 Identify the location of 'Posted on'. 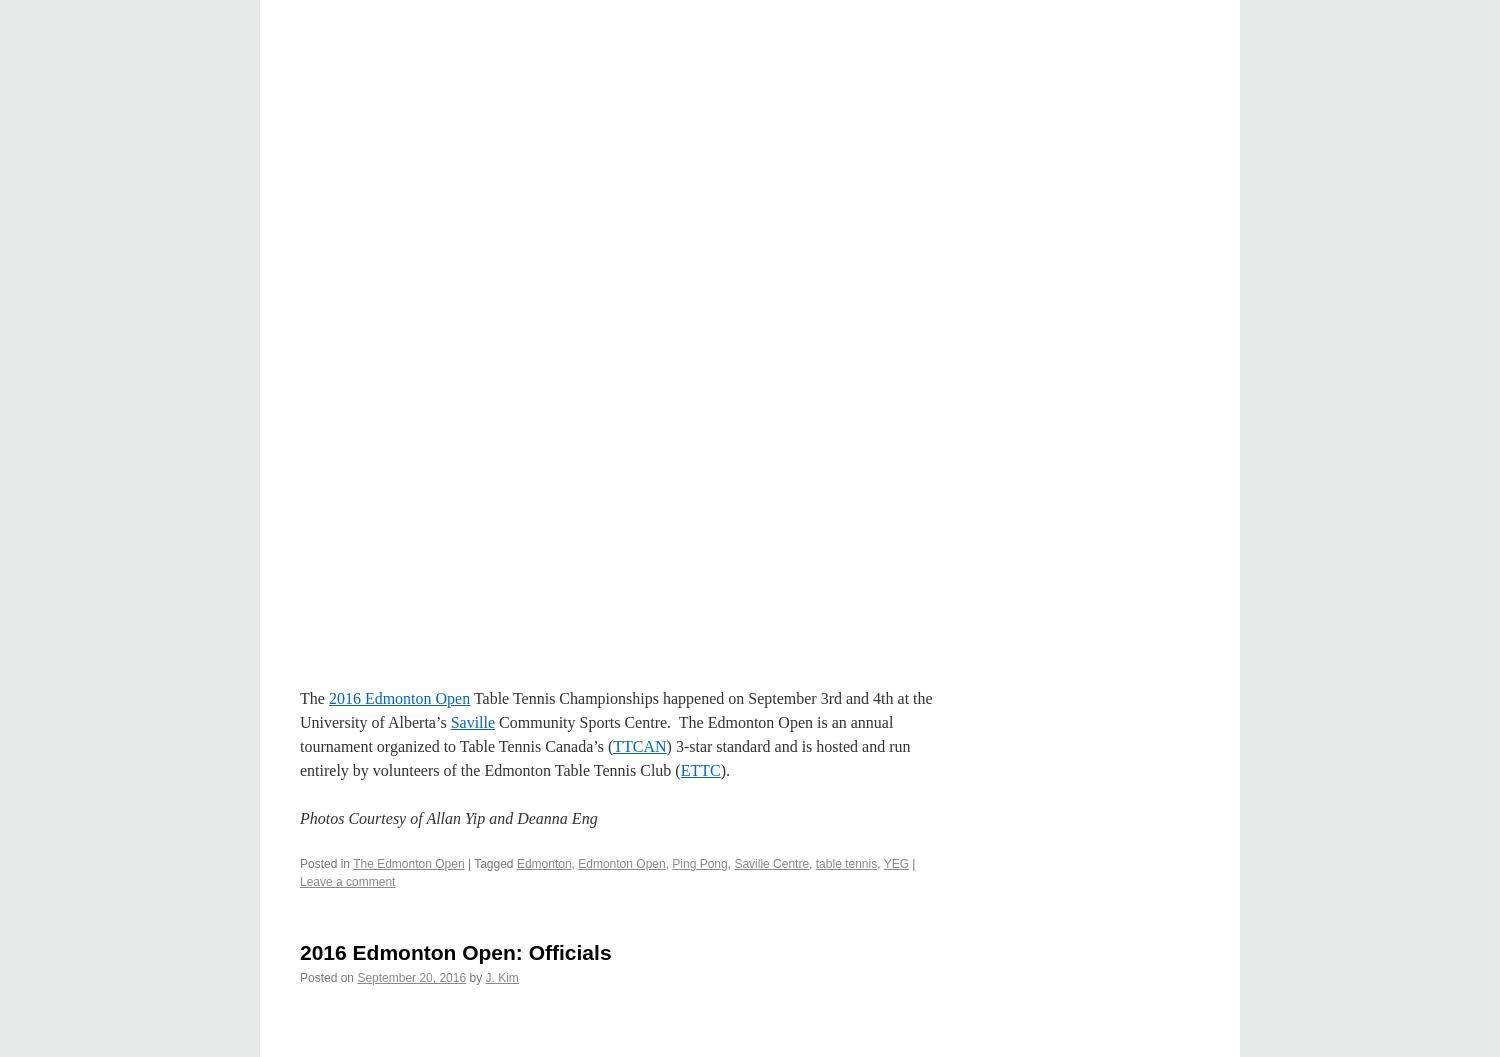
(326, 978).